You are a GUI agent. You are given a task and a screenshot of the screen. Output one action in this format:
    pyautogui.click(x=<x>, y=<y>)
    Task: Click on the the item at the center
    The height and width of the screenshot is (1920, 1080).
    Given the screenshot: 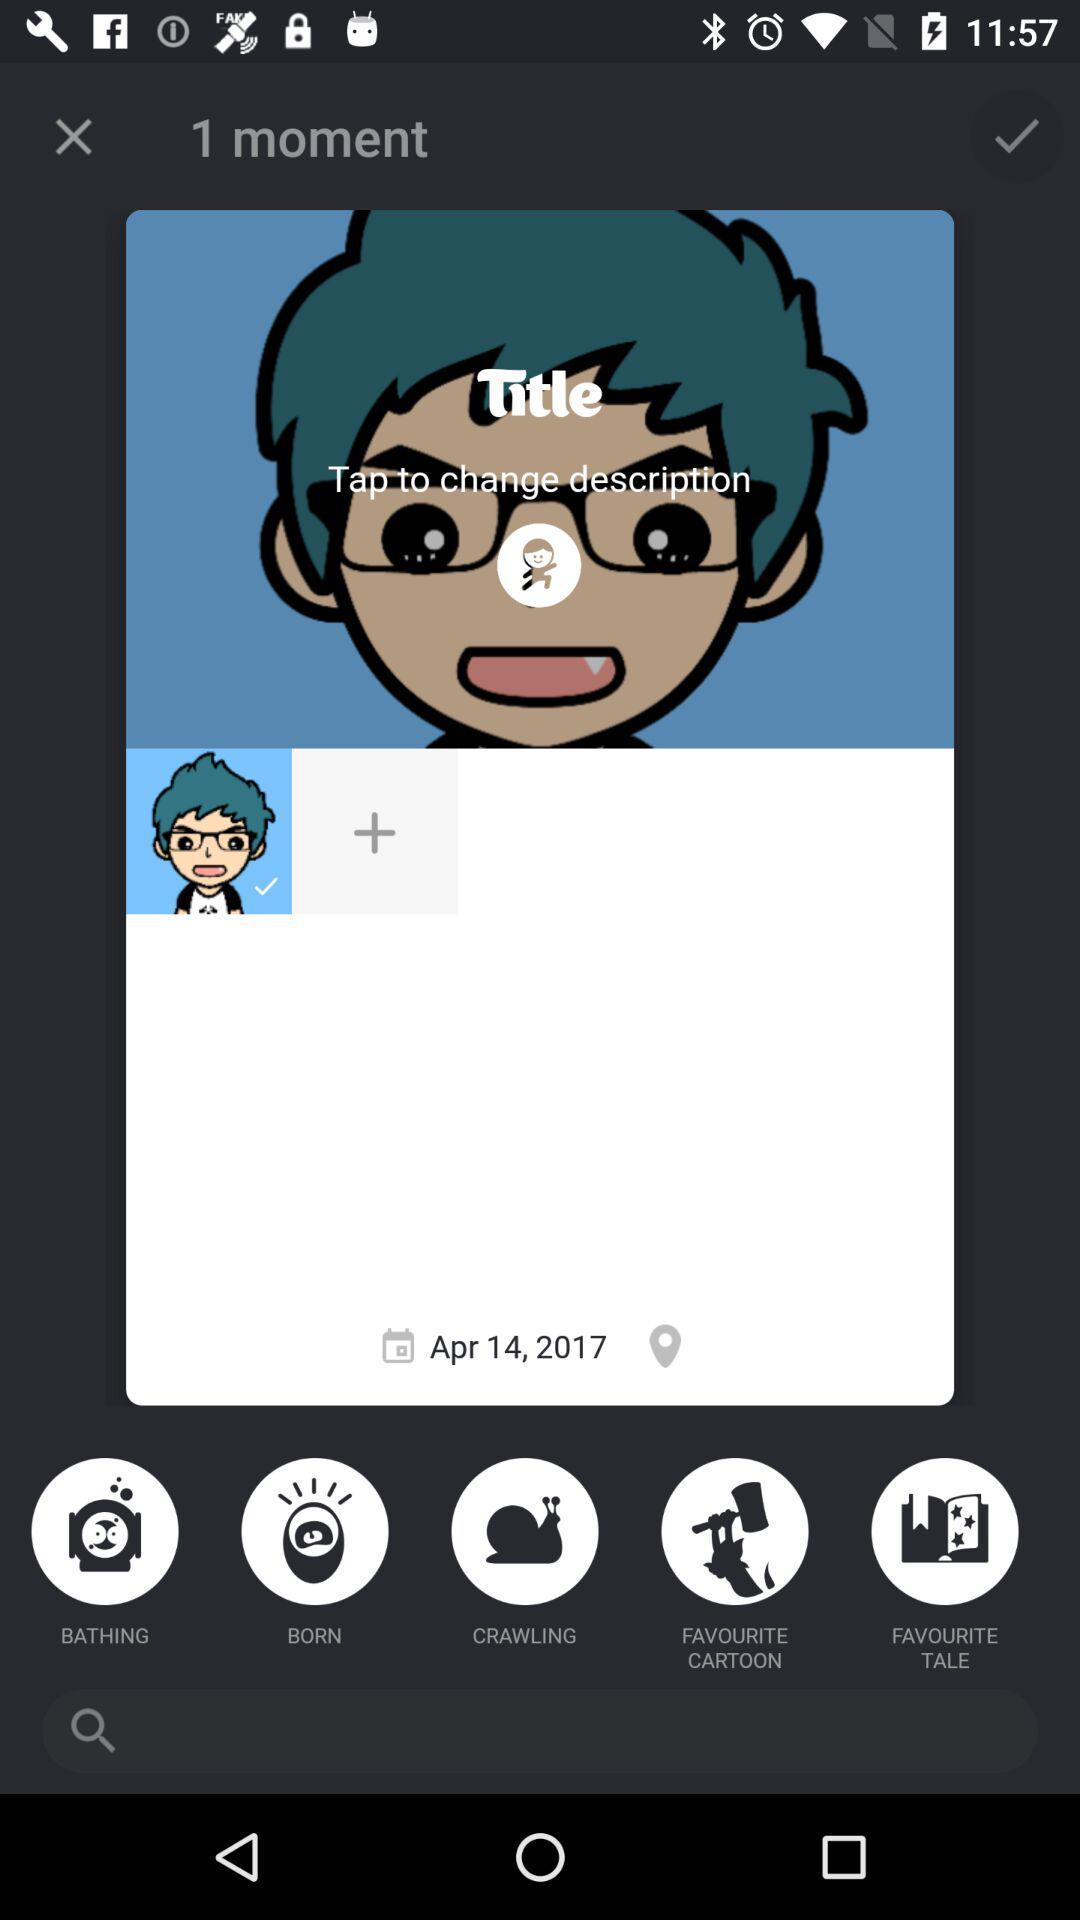 What is the action you would take?
    pyautogui.click(x=374, y=831)
    